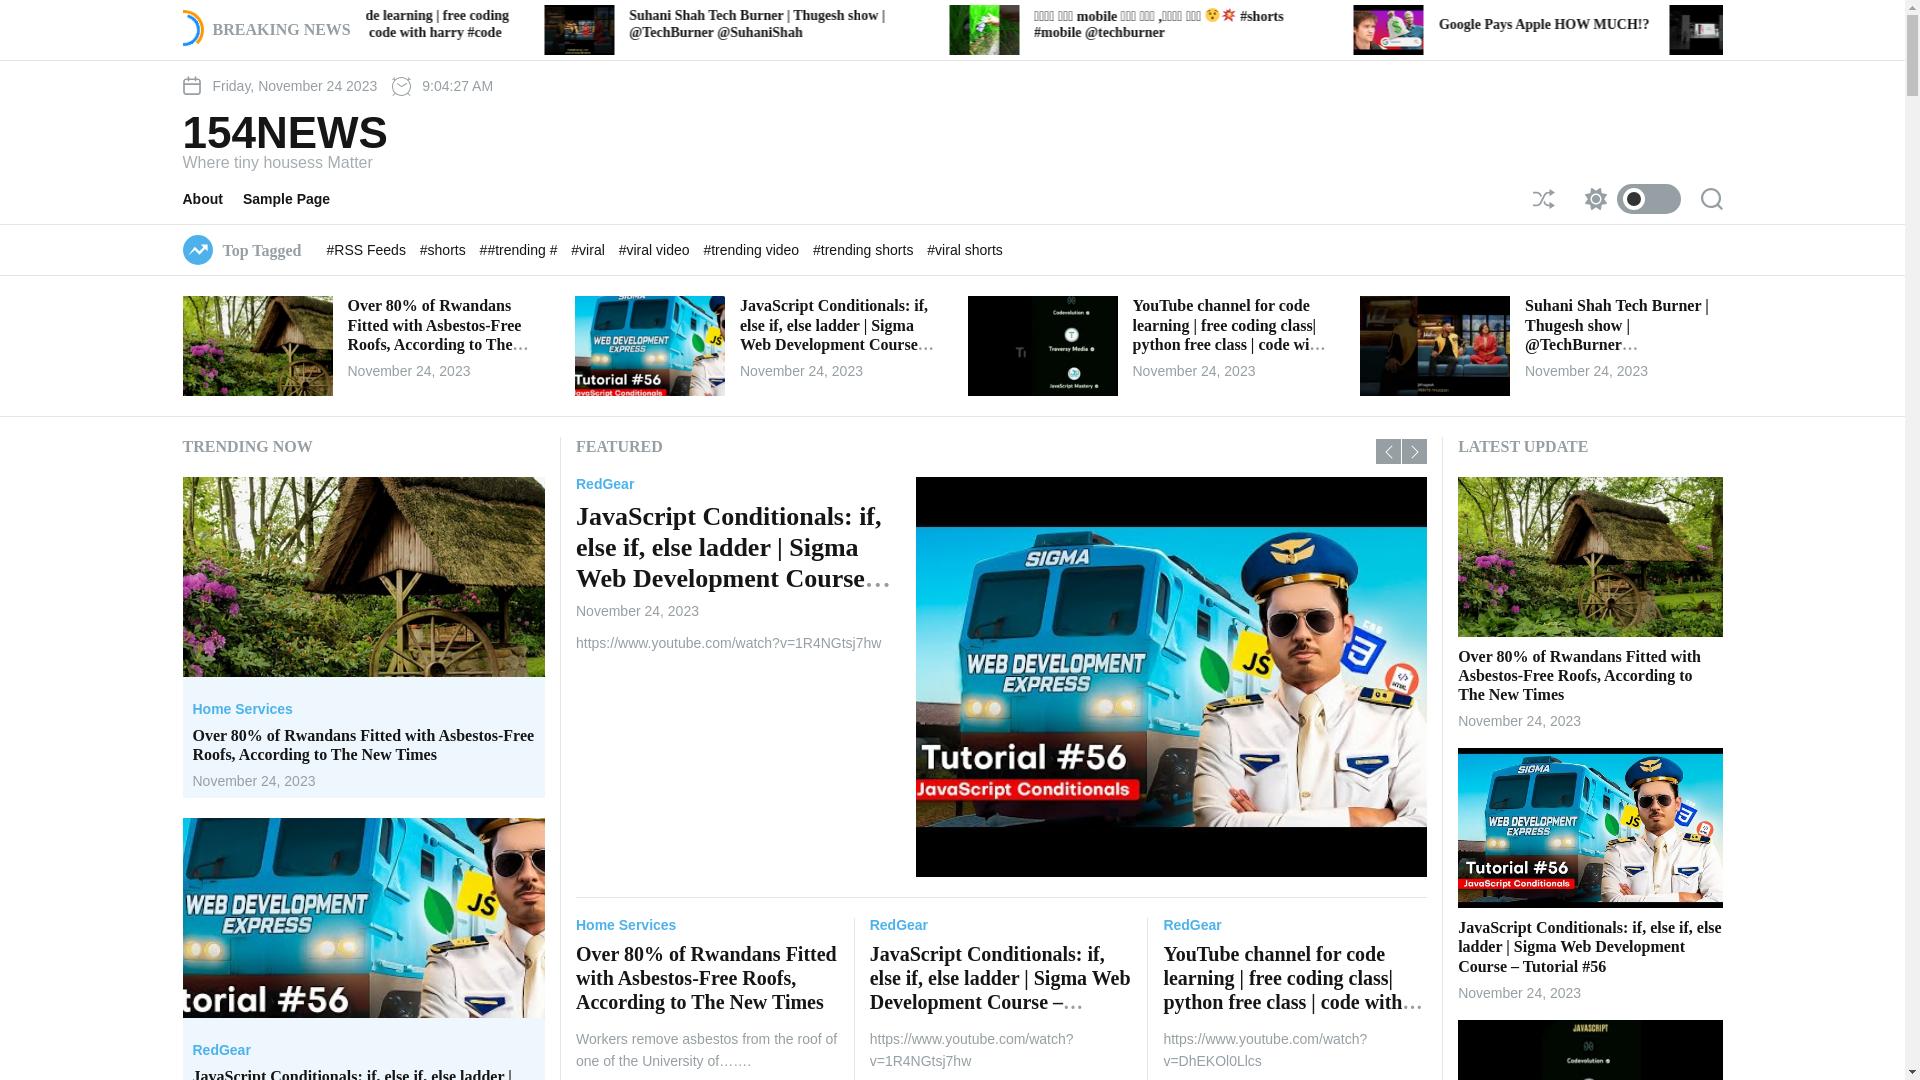  What do you see at coordinates (368, 249) in the screenshot?
I see `'#RSS Feeds'` at bounding box center [368, 249].